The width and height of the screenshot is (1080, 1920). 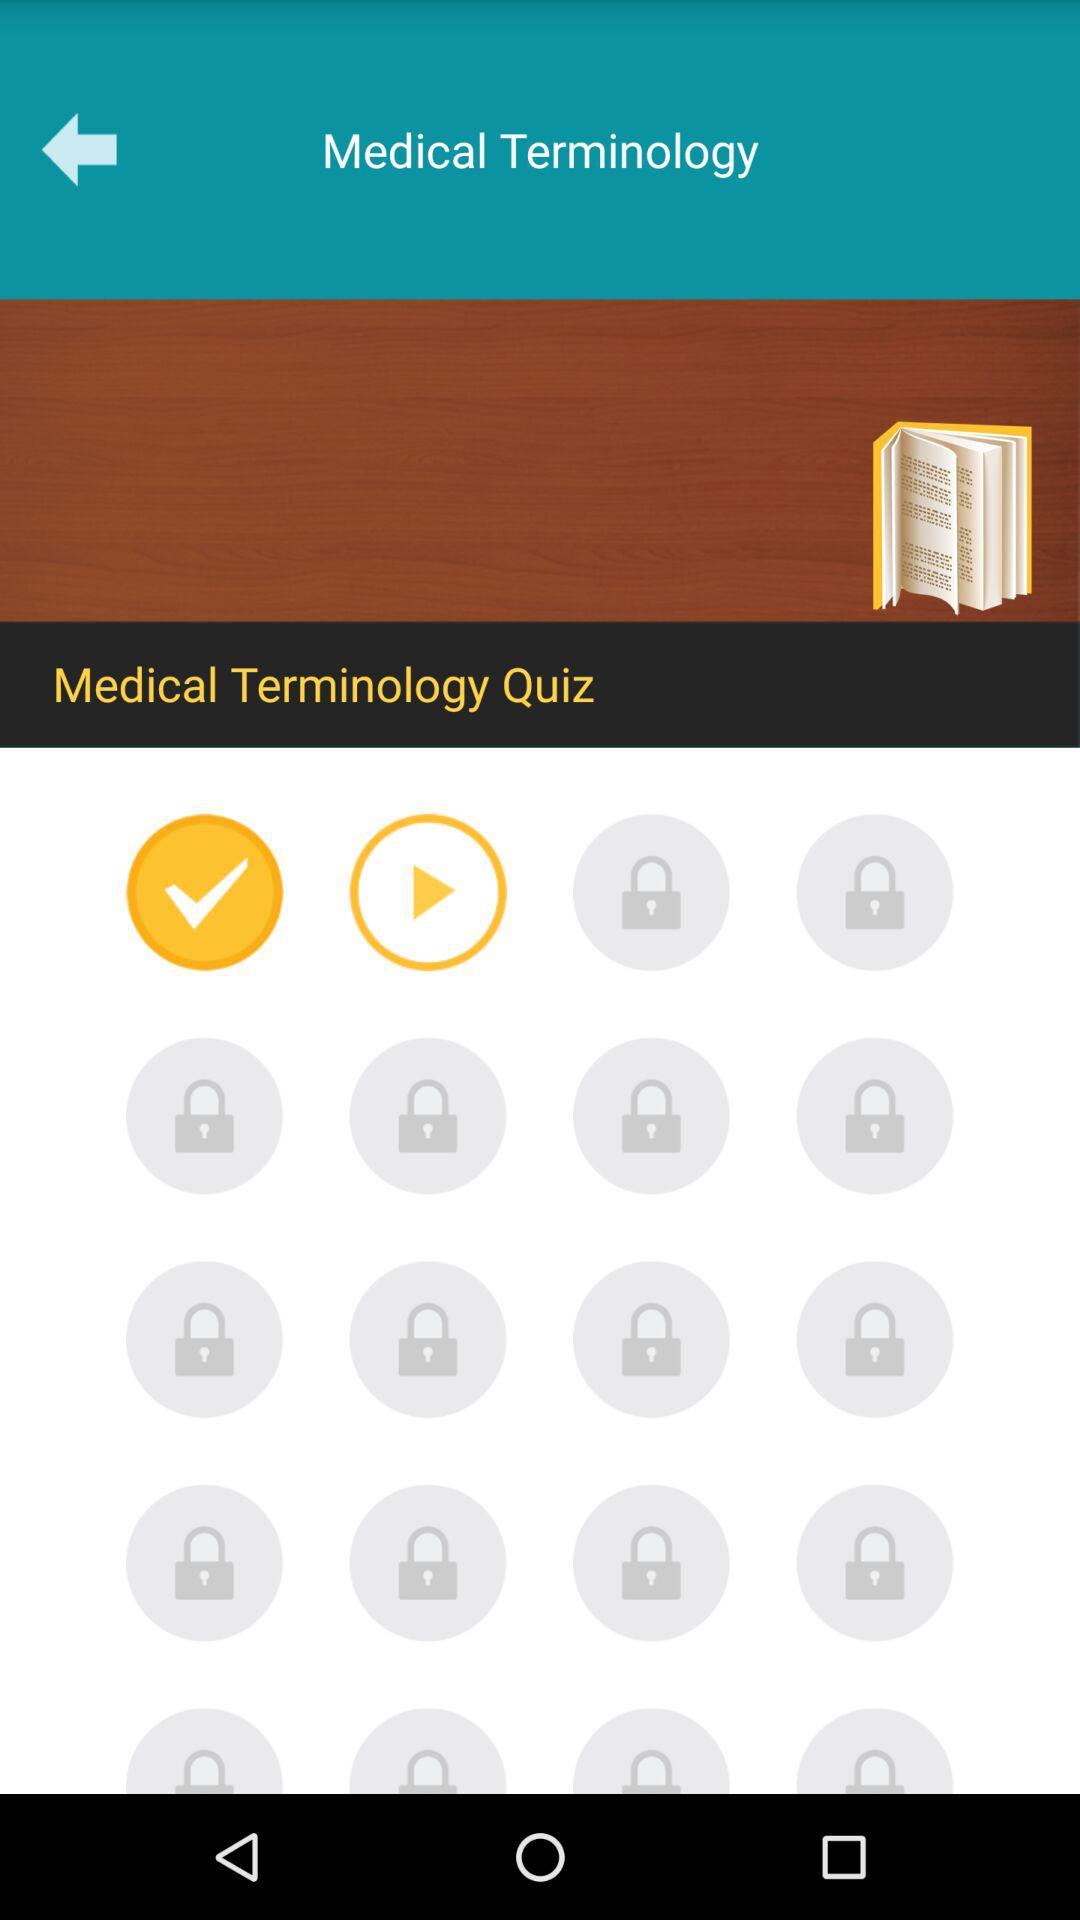 I want to click on right arrow play button, so click(x=427, y=891).